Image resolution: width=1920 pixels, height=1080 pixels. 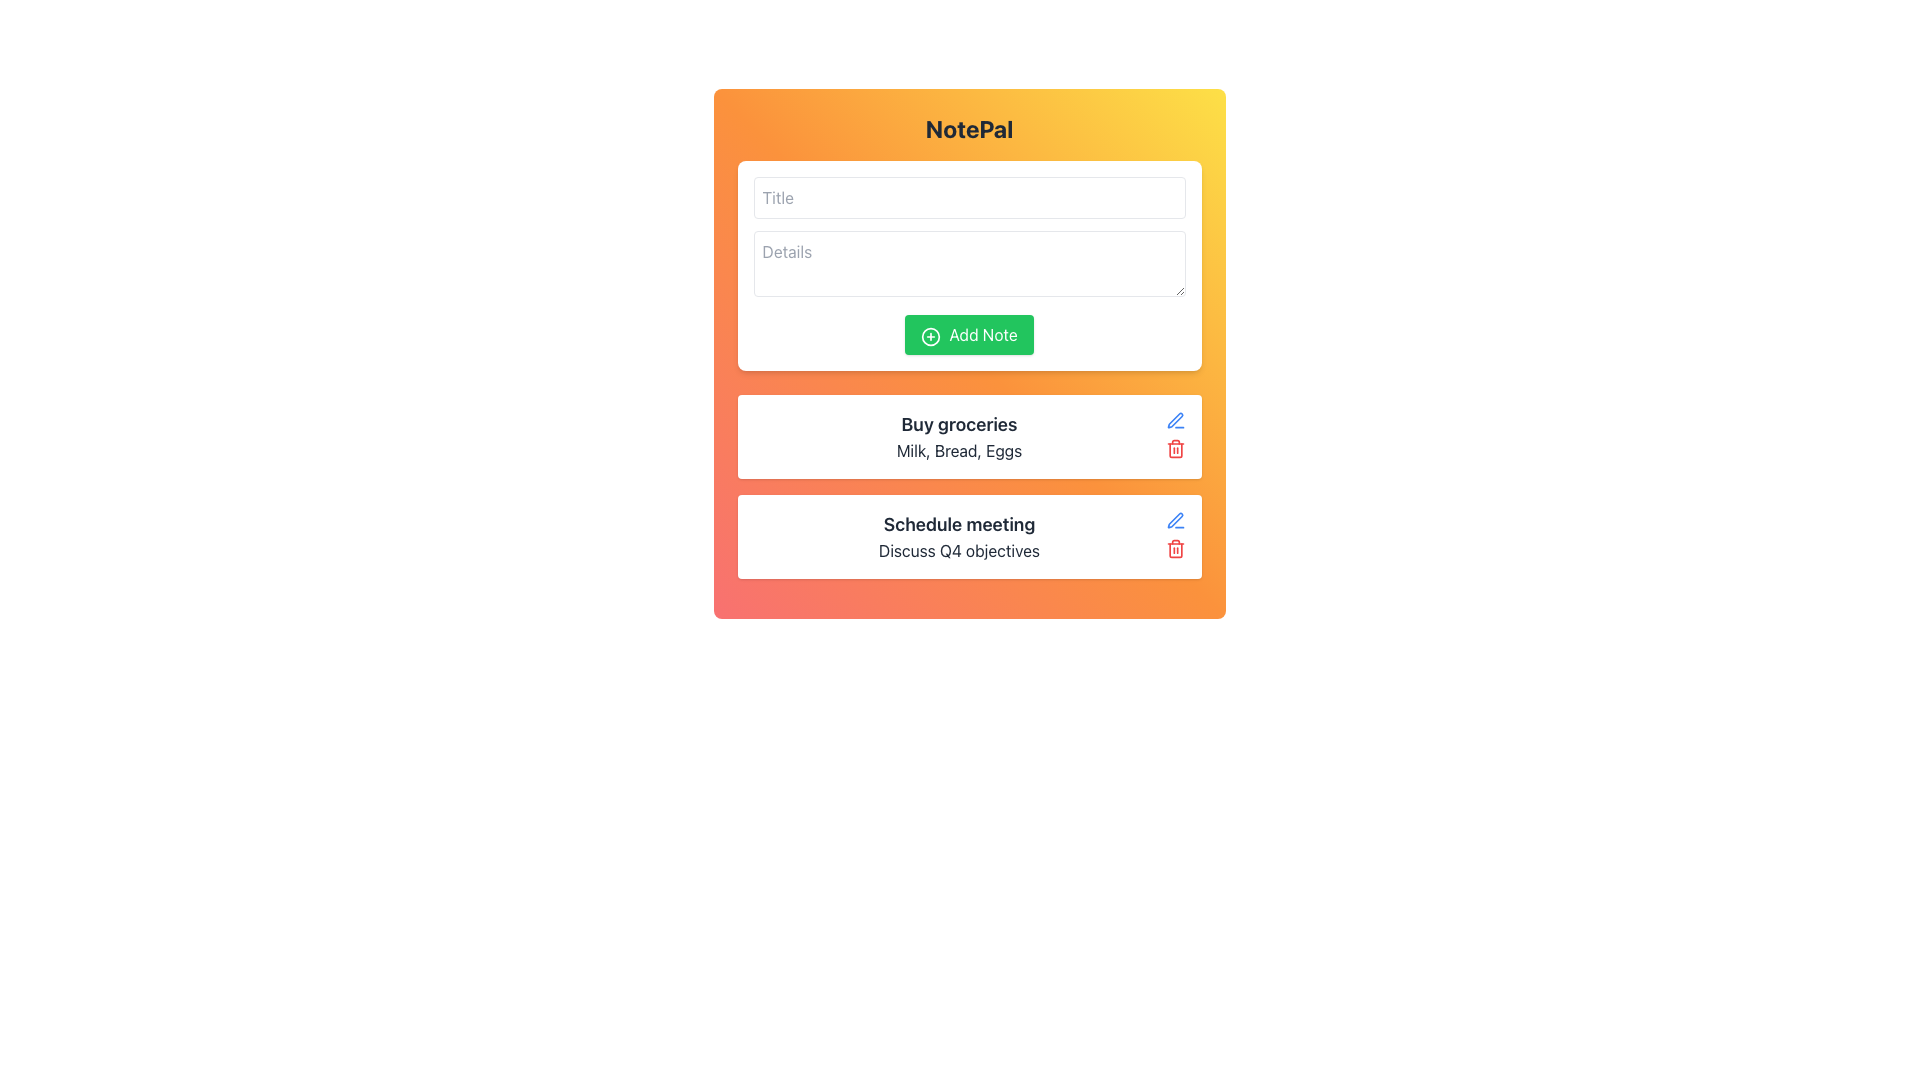 What do you see at coordinates (969, 128) in the screenshot?
I see `the Text Label element displaying 'NotePal', which is styled with bold, large font-size letters and is positioned at the topmost section of the card layout` at bounding box center [969, 128].